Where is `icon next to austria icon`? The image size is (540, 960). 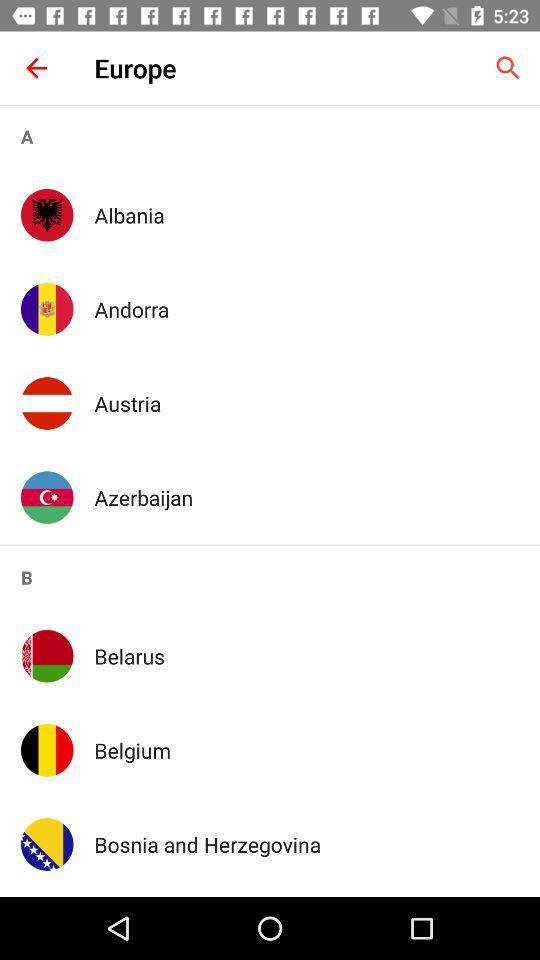 icon next to austria icon is located at coordinates (47, 402).